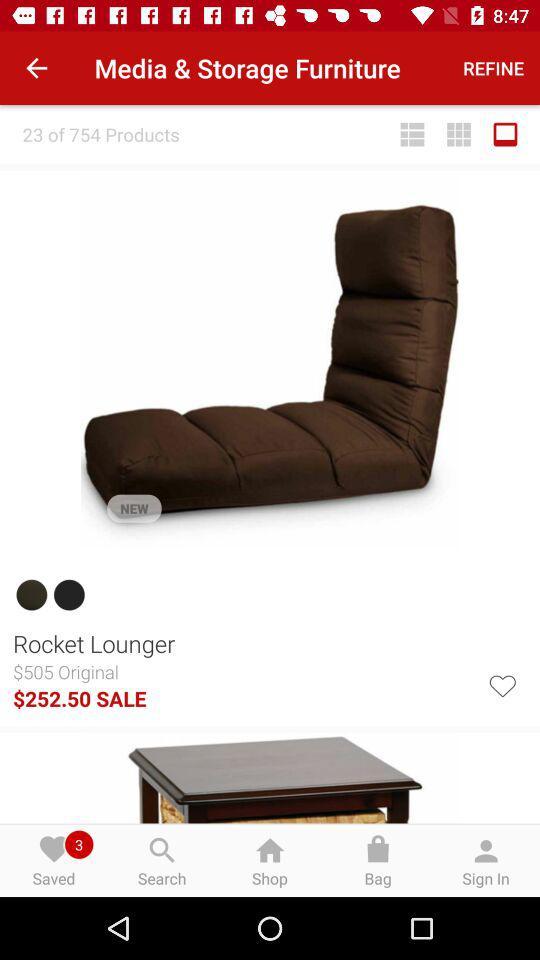 The height and width of the screenshot is (960, 540). Describe the element at coordinates (501, 684) in the screenshot. I see `to favorite option` at that location.